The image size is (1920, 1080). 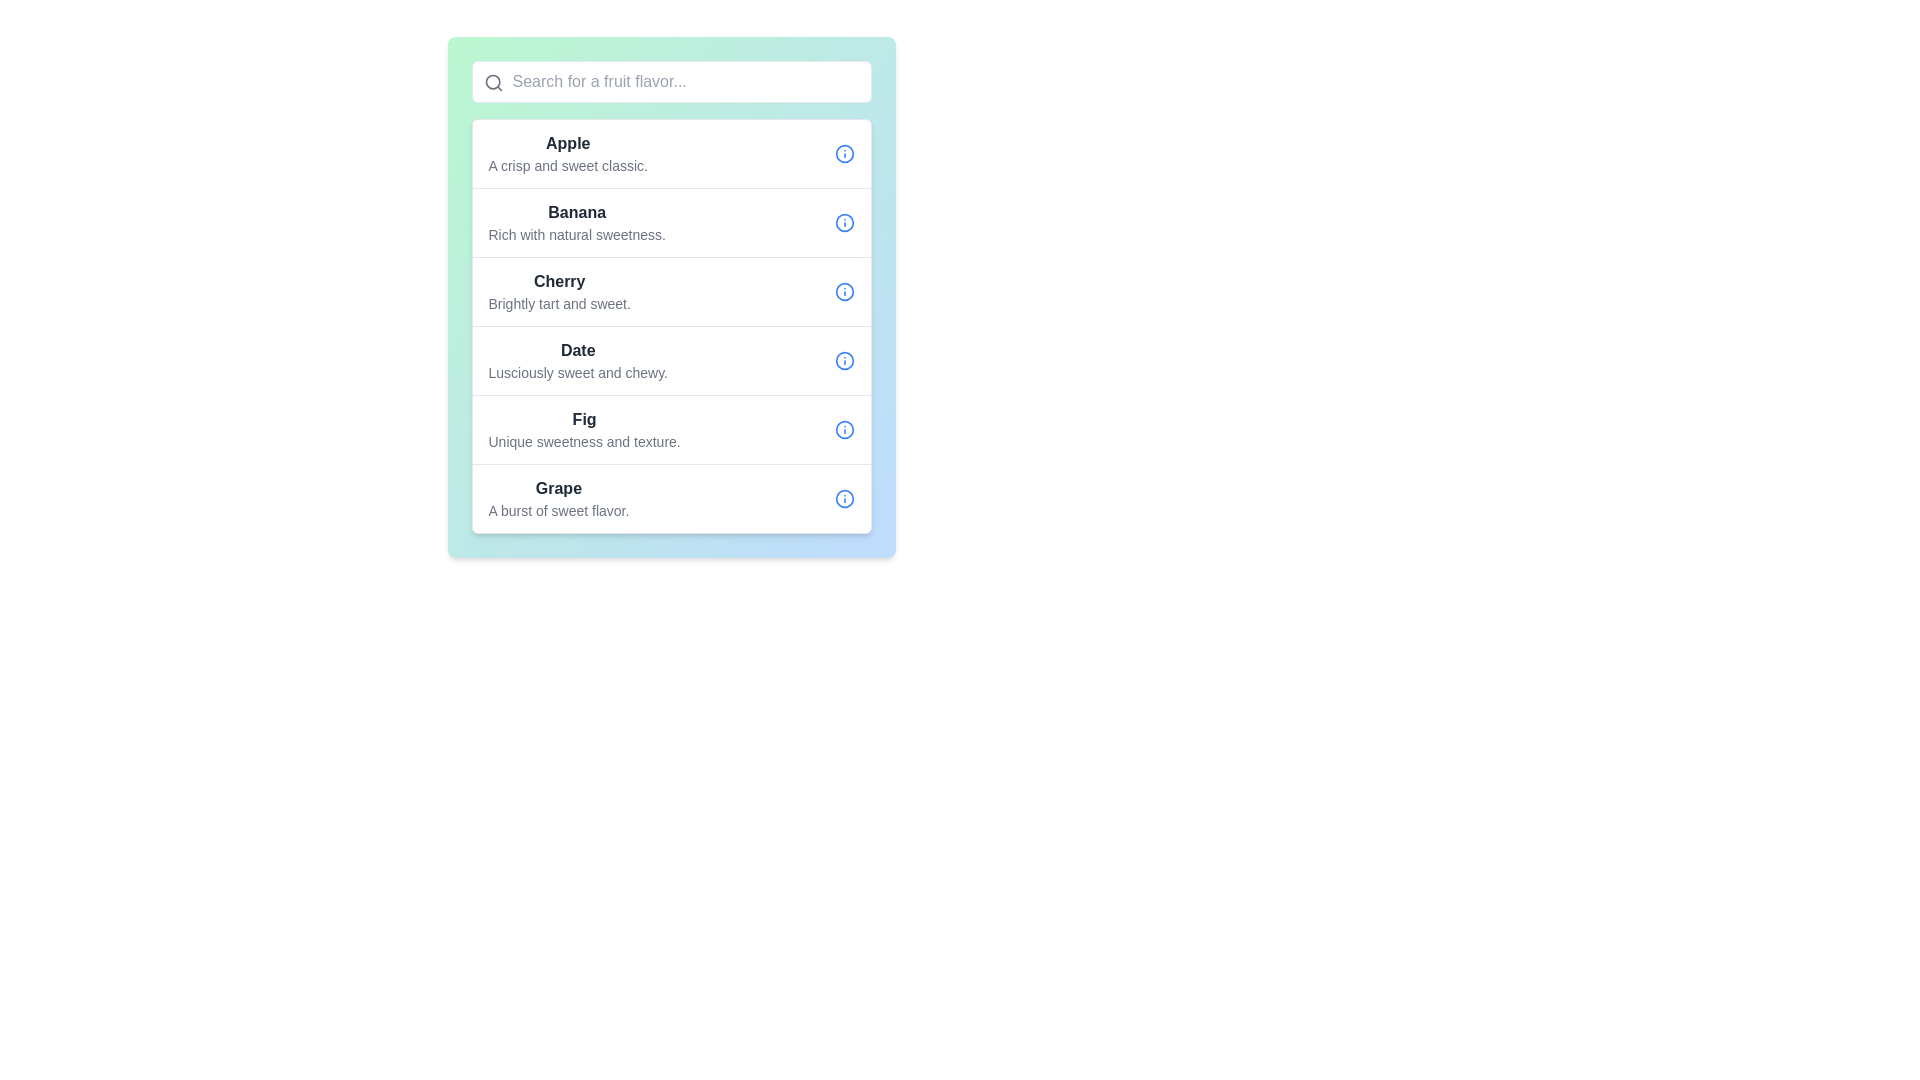 What do you see at coordinates (576, 212) in the screenshot?
I see `the text element representing the fruit 'Banana', which is located in the second row of a vertically aligned list` at bounding box center [576, 212].